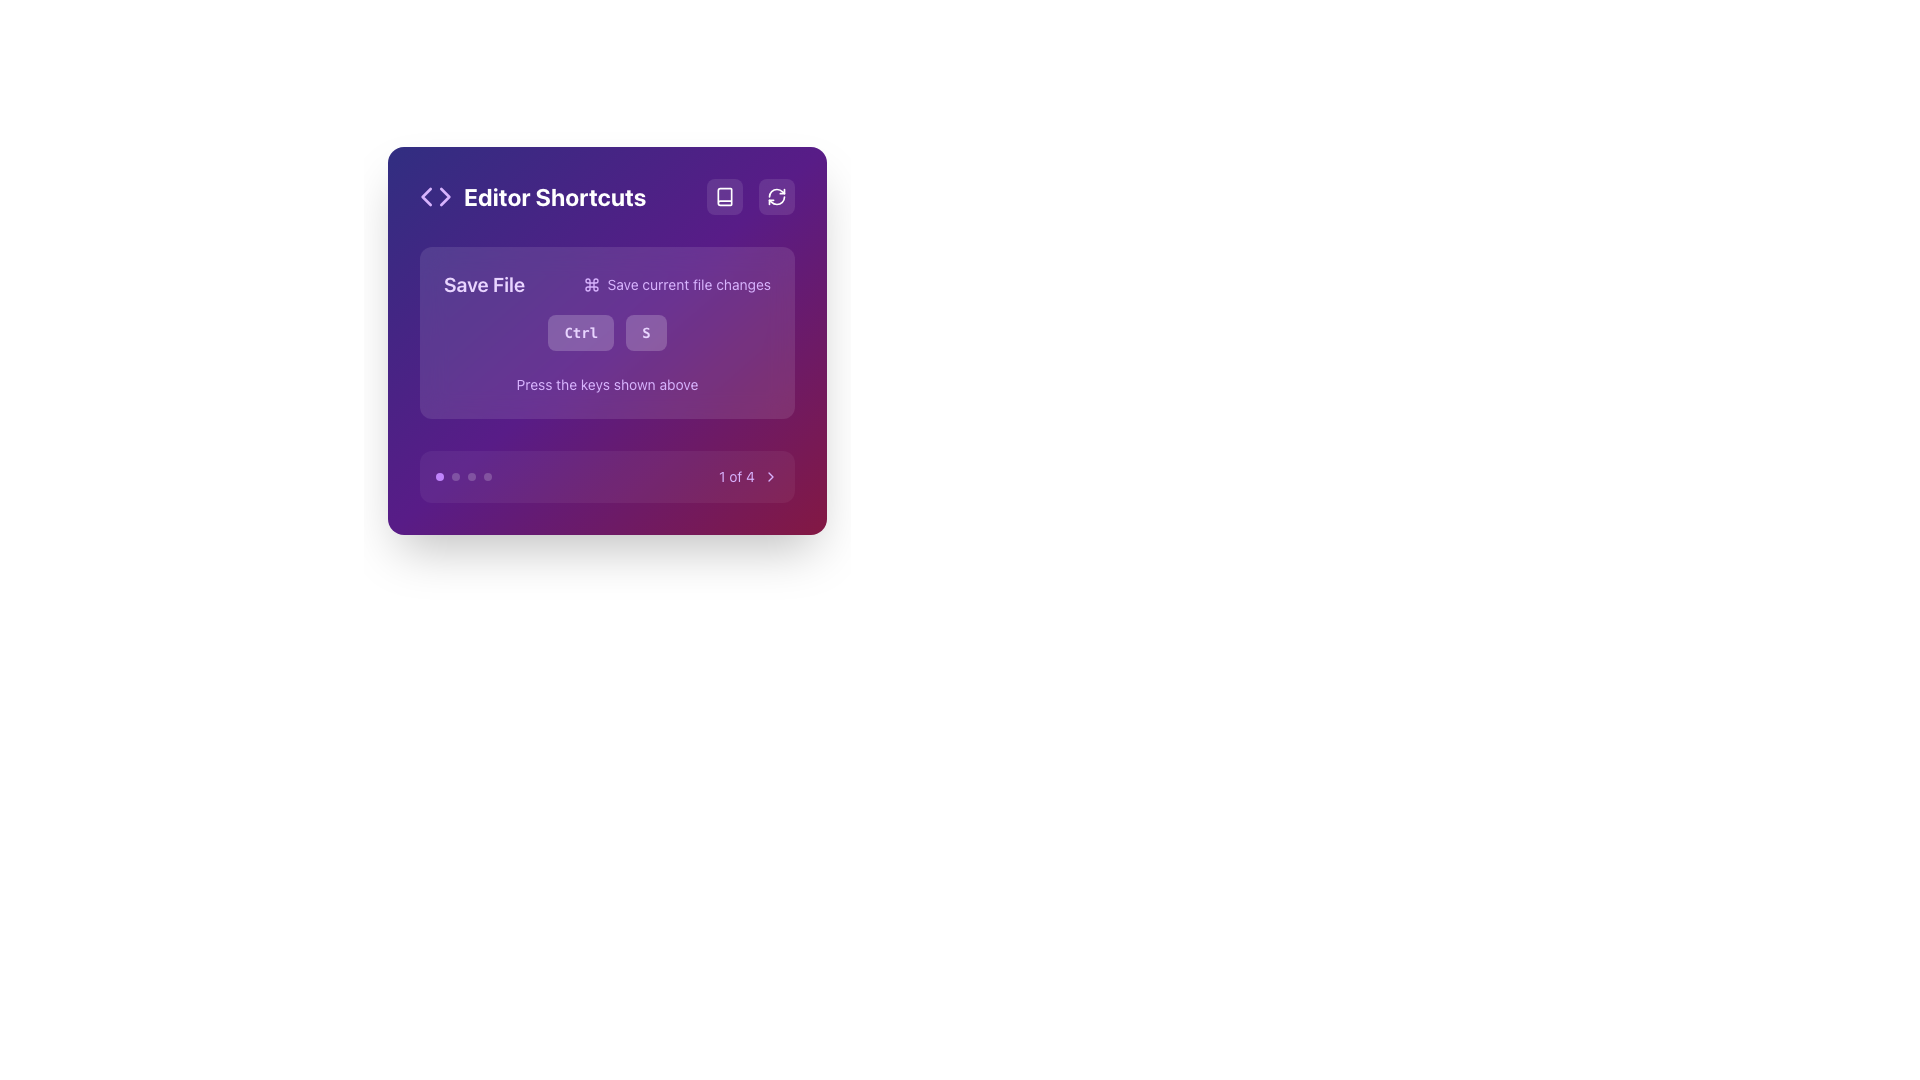  I want to click on the right-facing chevron icon used for navigation, located to the right of the text '1 of 4' in the bottom-right corner of the interface, so click(770, 477).